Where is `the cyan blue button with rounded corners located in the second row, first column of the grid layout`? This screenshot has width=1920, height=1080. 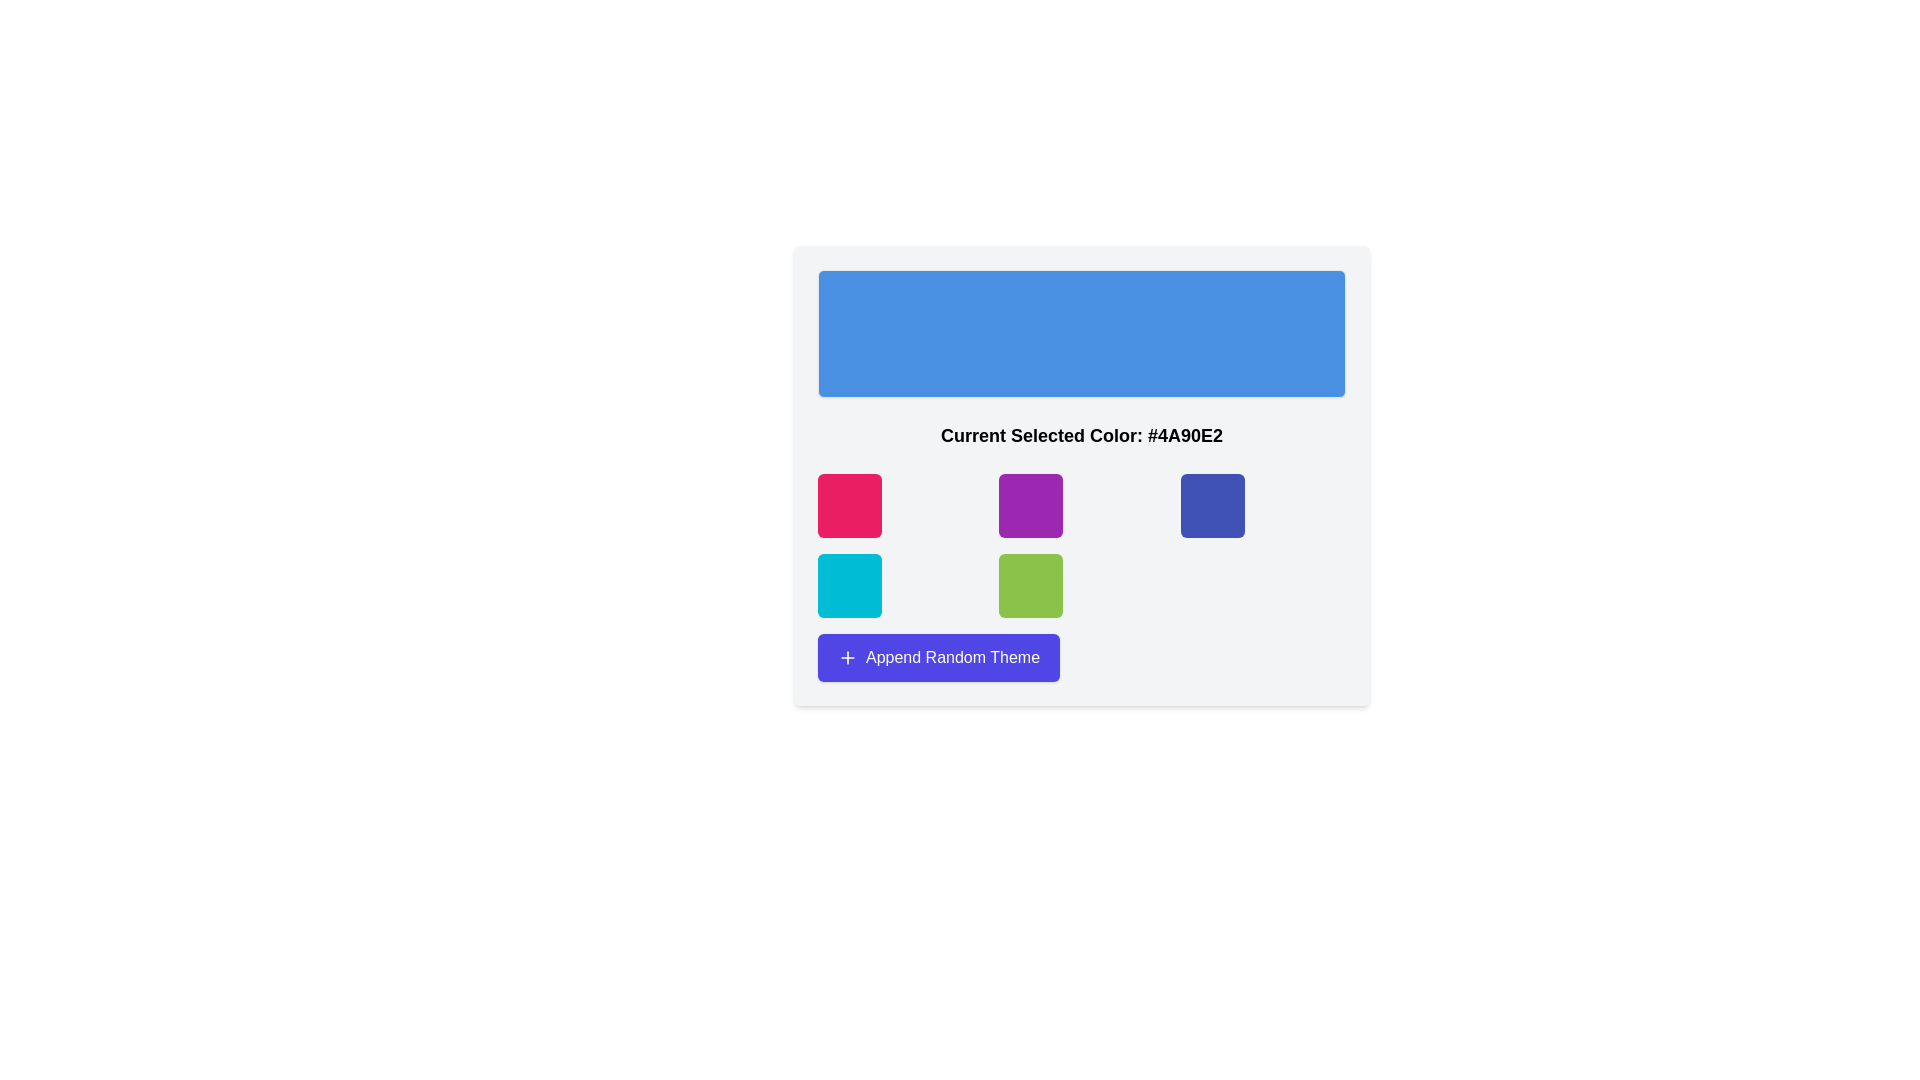
the cyan blue button with rounded corners located in the second row, first column of the grid layout is located at coordinates (849, 585).